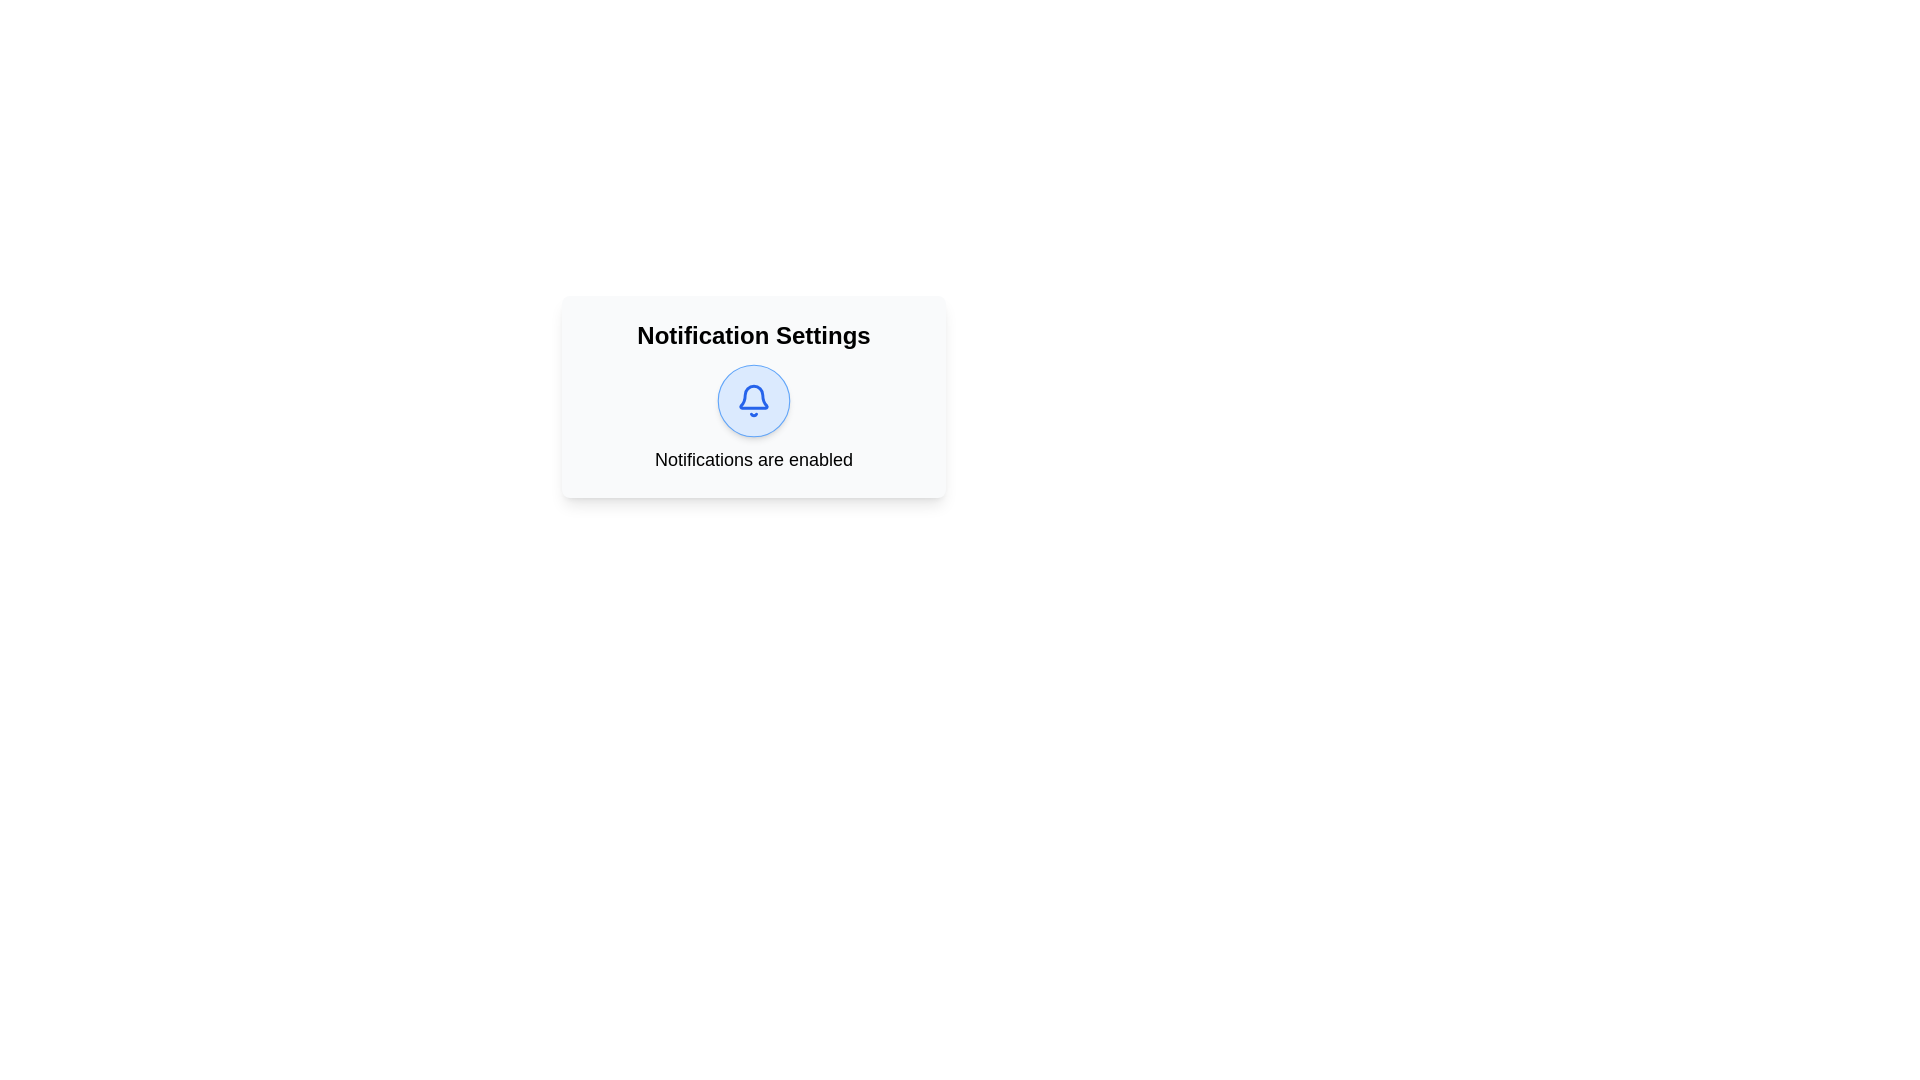 This screenshot has width=1920, height=1080. Describe the element at coordinates (752, 401) in the screenshot. I see `the notification icon for visual inspection` at that location.